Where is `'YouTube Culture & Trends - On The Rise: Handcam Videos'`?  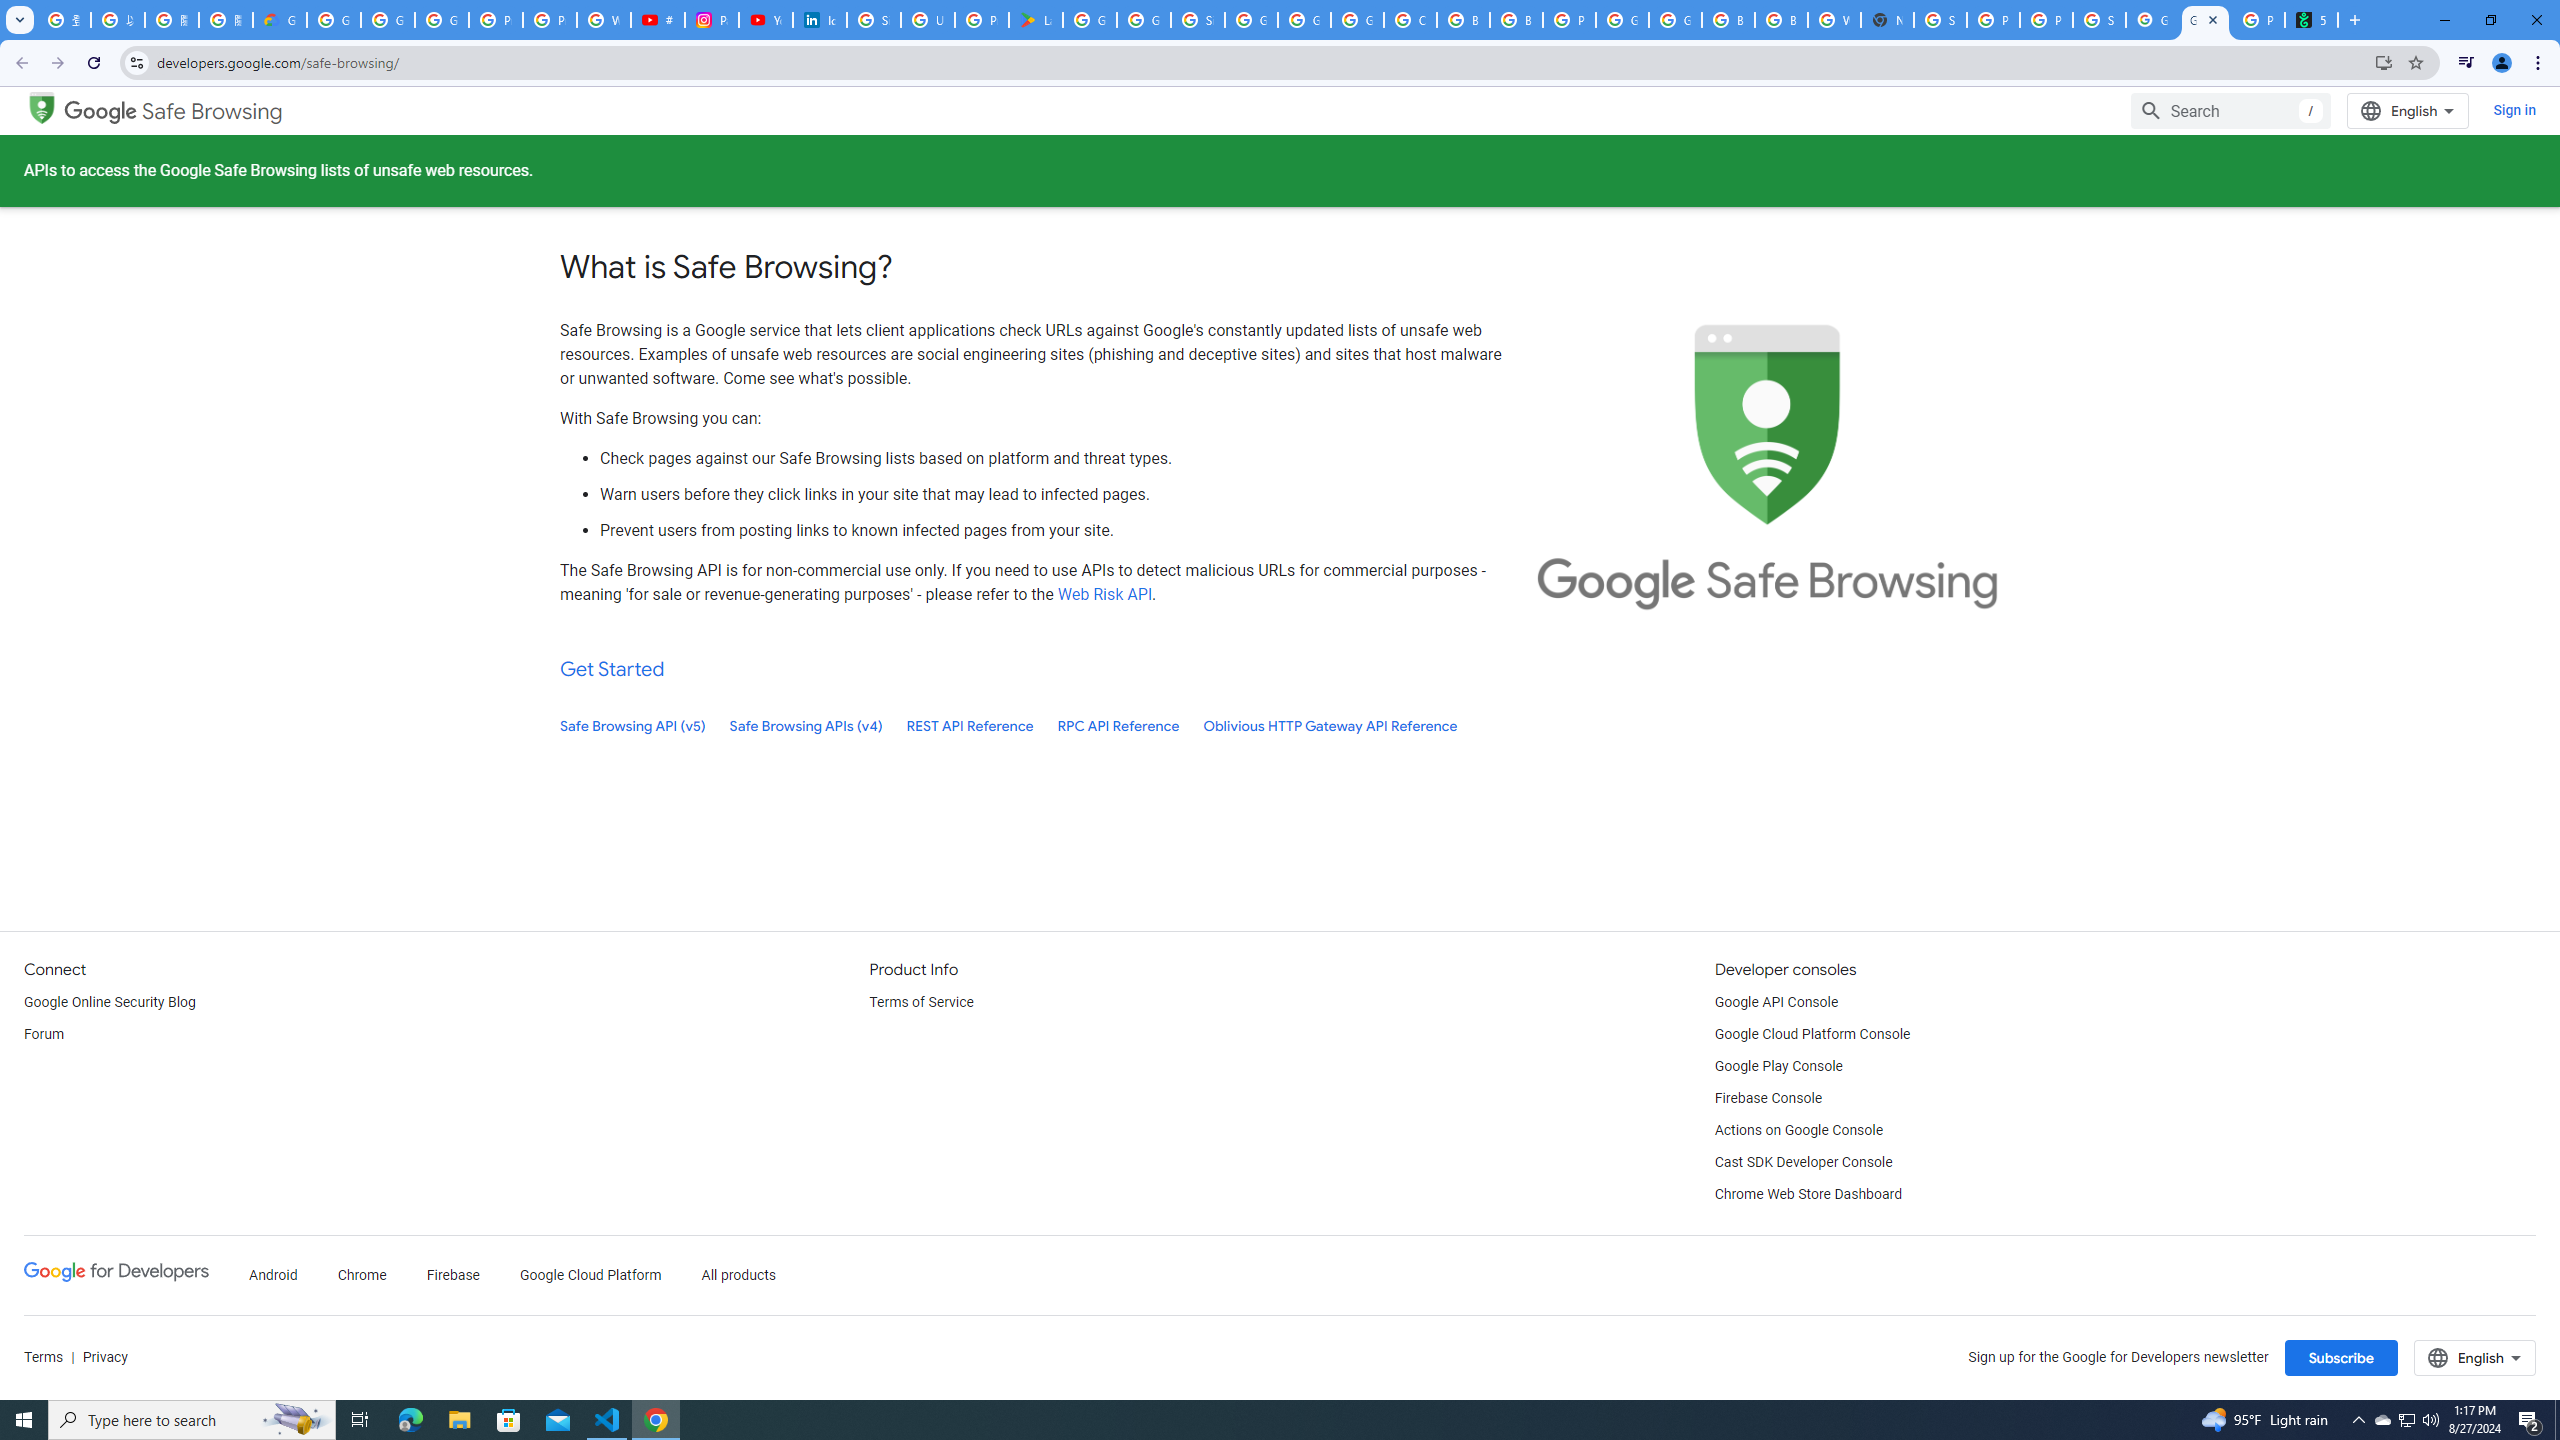 'YouTube Culture & Trends - On The Rise: Handcam Videos' is located at coordinates (765, 19).